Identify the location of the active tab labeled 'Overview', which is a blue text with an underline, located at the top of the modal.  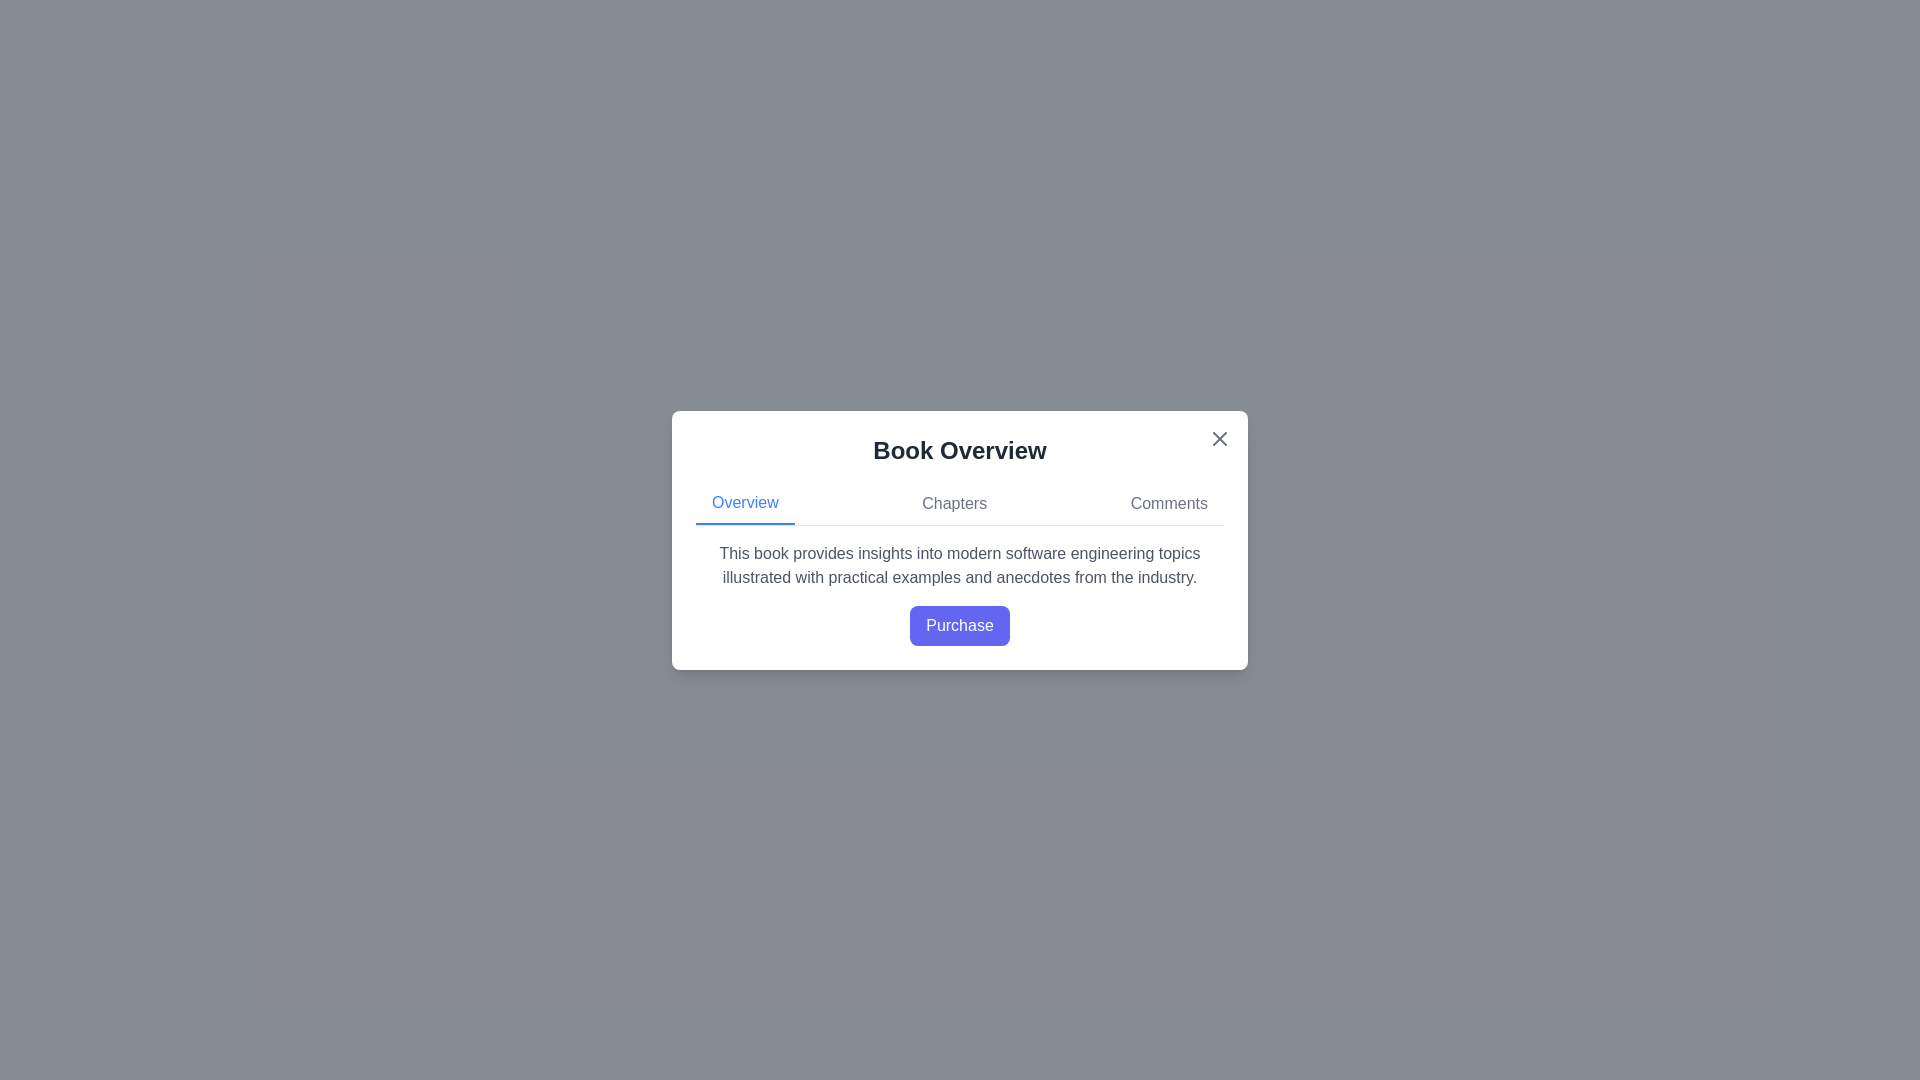
(744, 502).